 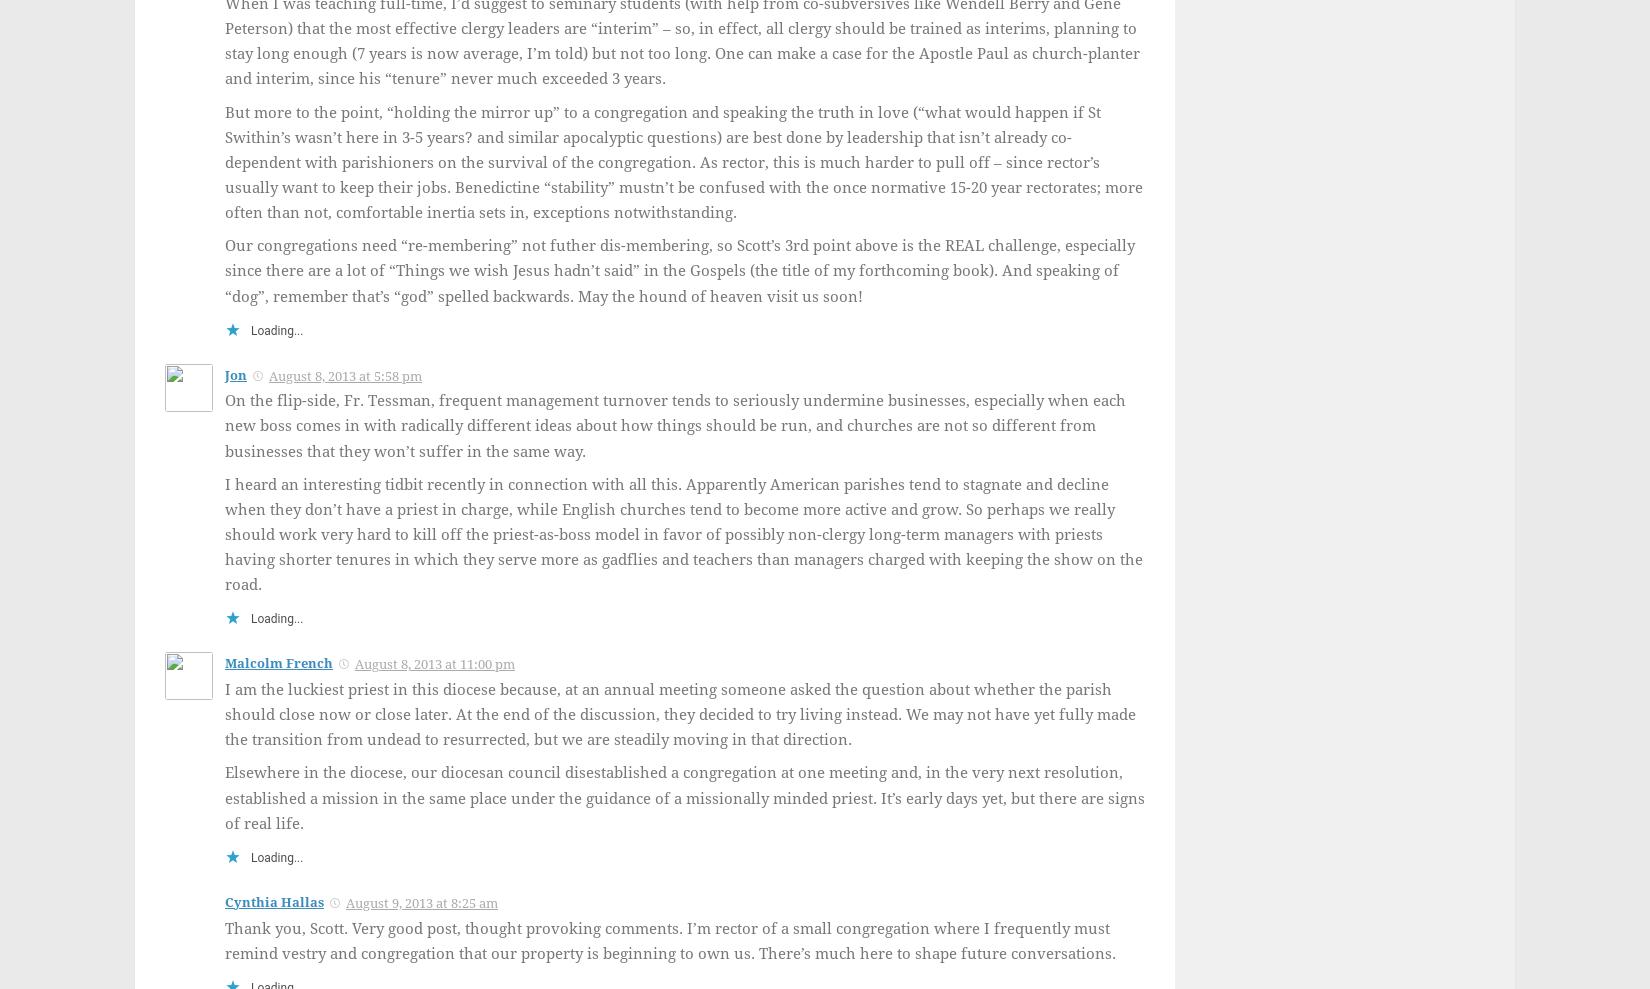 What do you see at coordinates (225, 534) in the screenshot?
I see `'I heard an interesting tidbit recently in connection with all this.  Apparently American parishes tend to stagnate and decline when they don’t have a priest in charge, while English churches tend to become more active and grow.  So perhaps we really should work very hard to kill off the priest-as-boss model in favor of possibly non-clergy long-term managers with priests having shorter tenures in which they serve more as gadflies and teachers than managers charged with keeping the show on the road.'` at bounding box center [225, 534].